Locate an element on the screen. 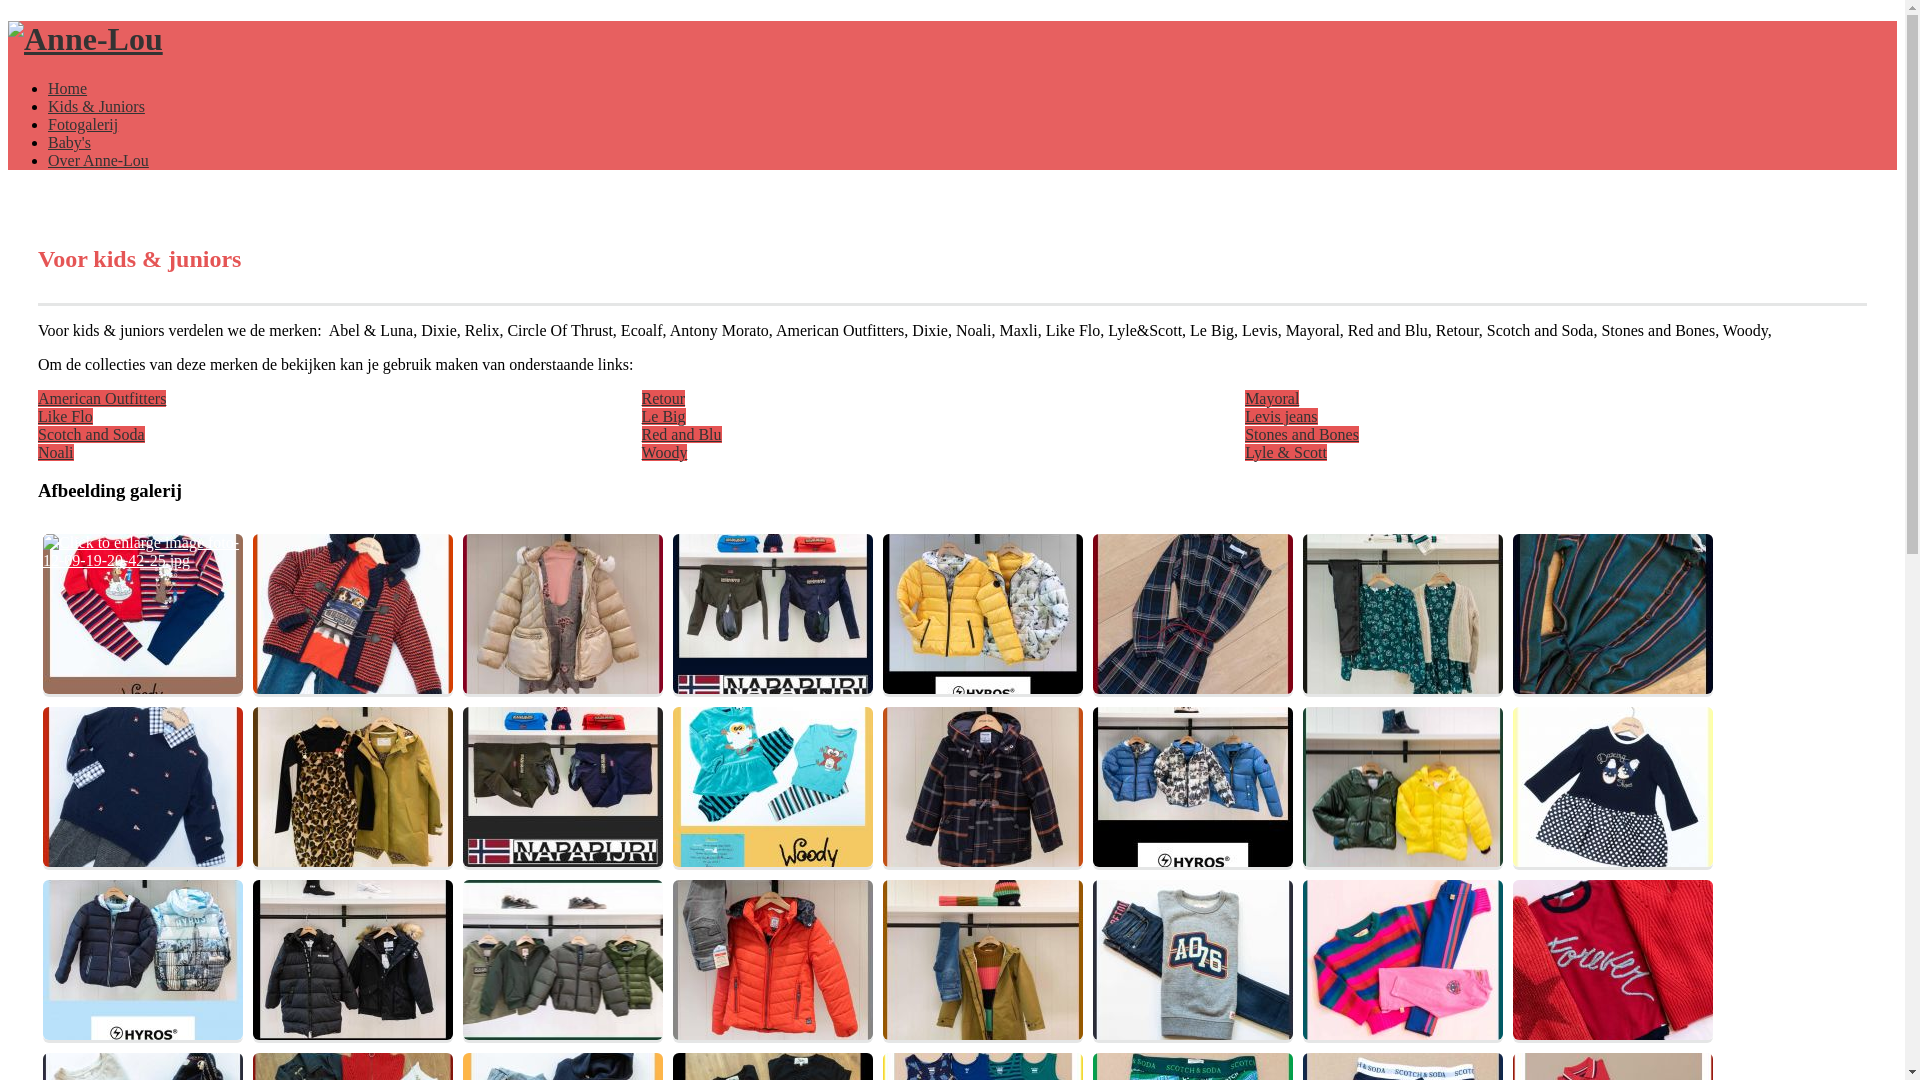  'Retour' is located at coordinates (663, 398).